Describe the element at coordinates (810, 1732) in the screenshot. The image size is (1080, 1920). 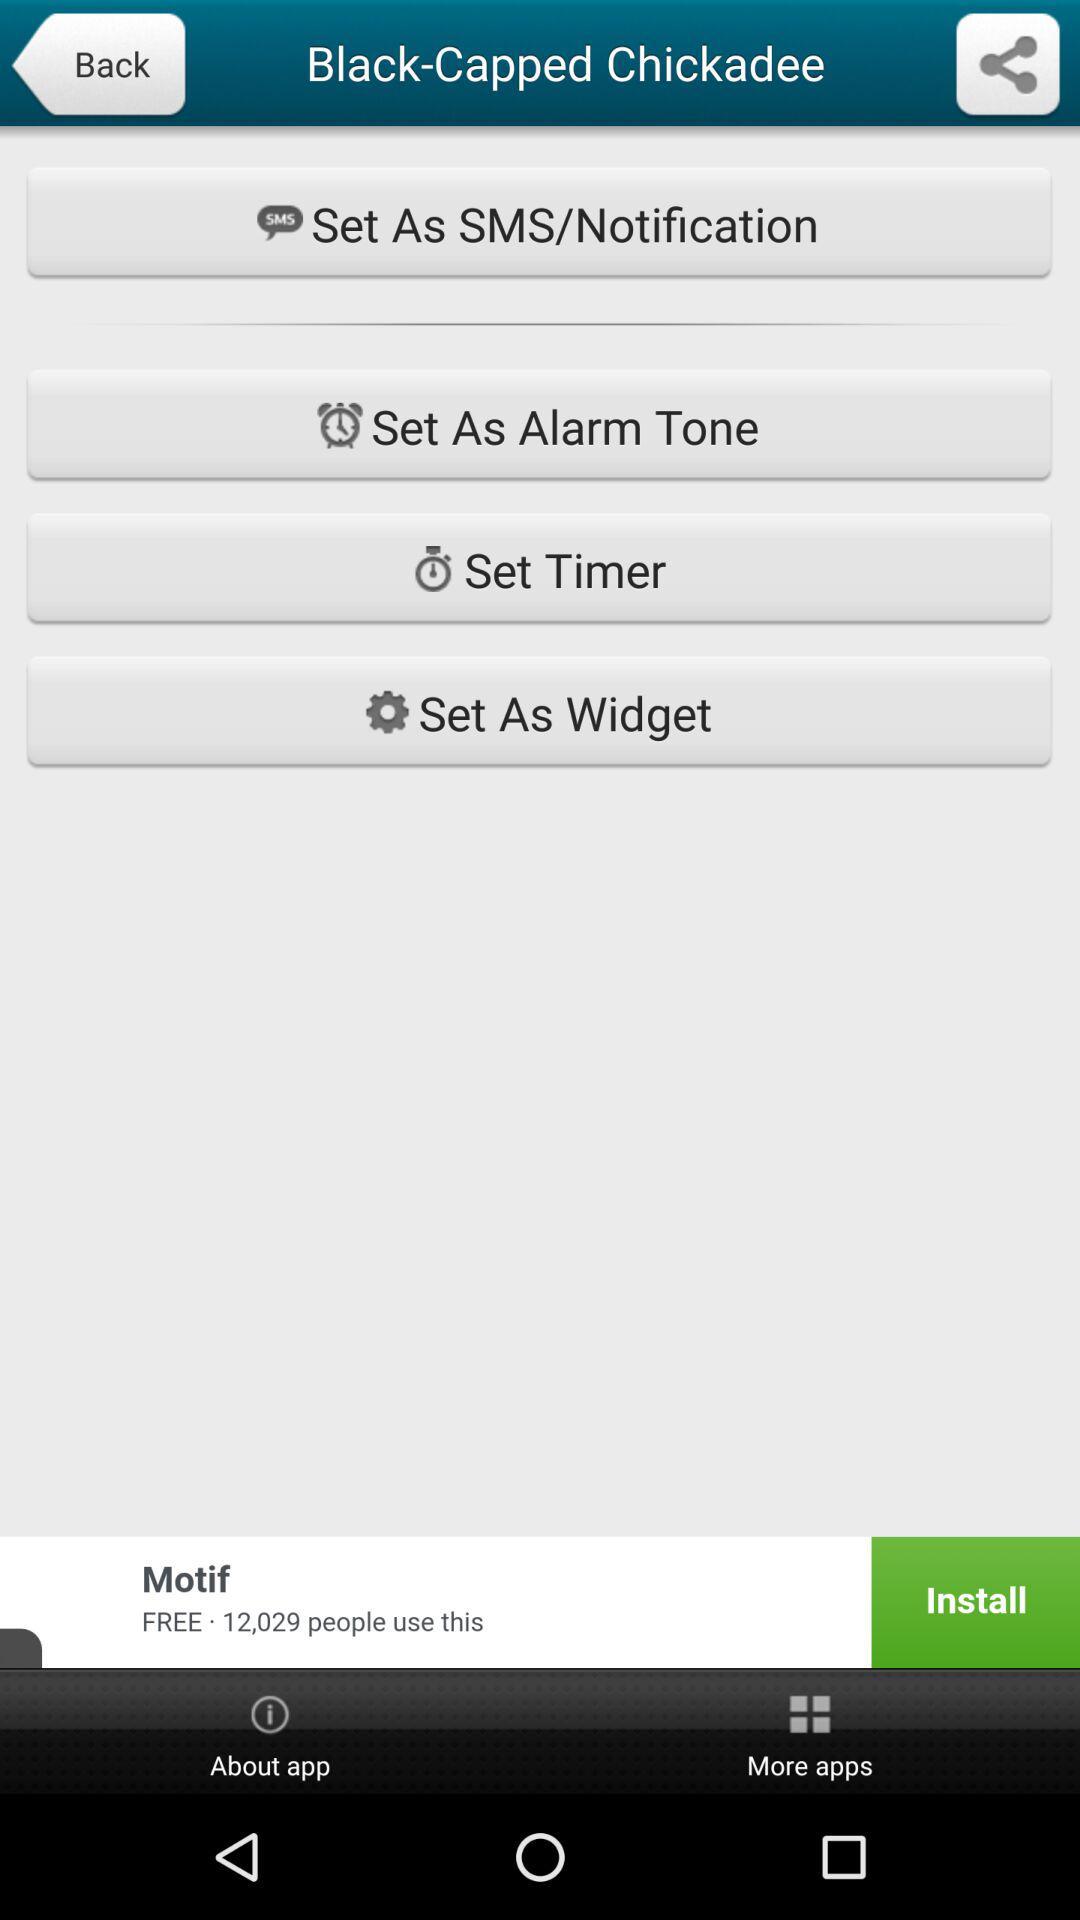
I see `the more apps item` at that location.